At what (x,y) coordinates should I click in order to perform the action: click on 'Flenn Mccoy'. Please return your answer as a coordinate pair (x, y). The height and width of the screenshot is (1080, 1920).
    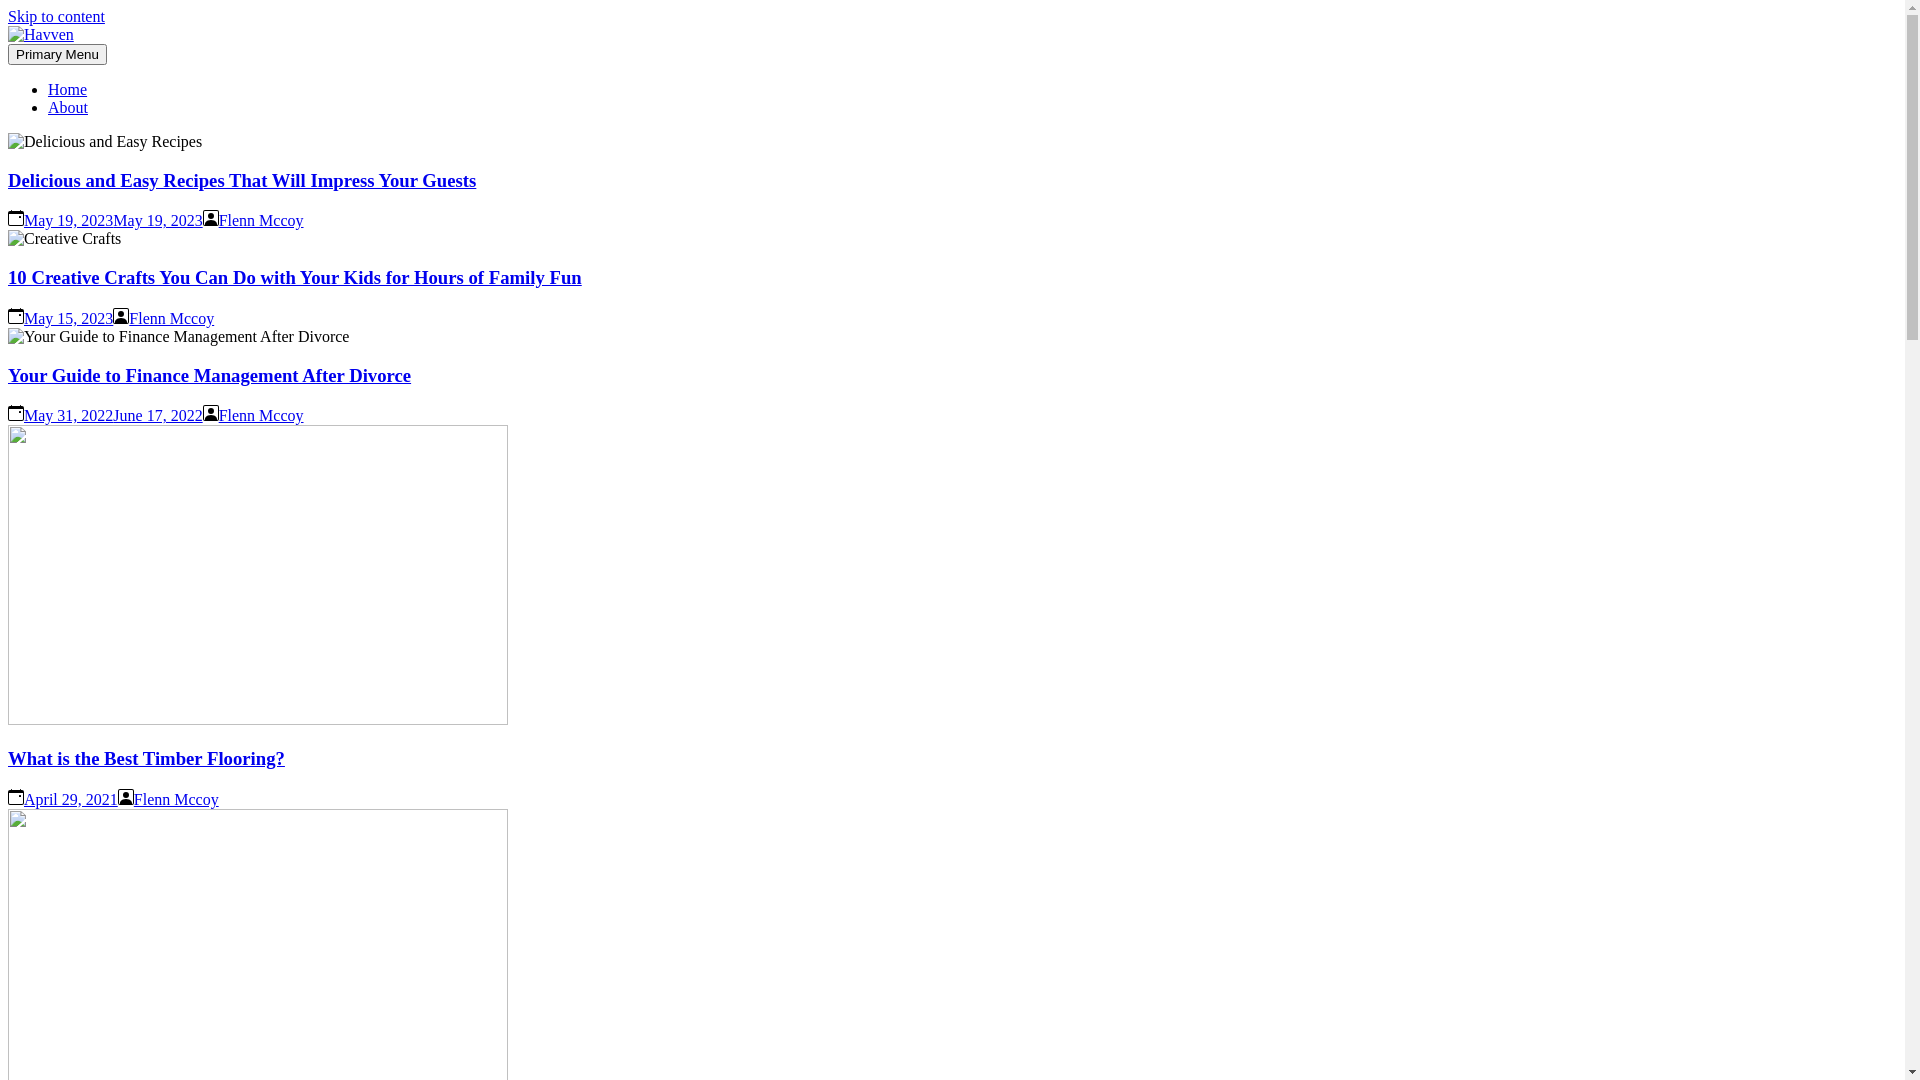
    Looking at the image, I should click on (171, 317).